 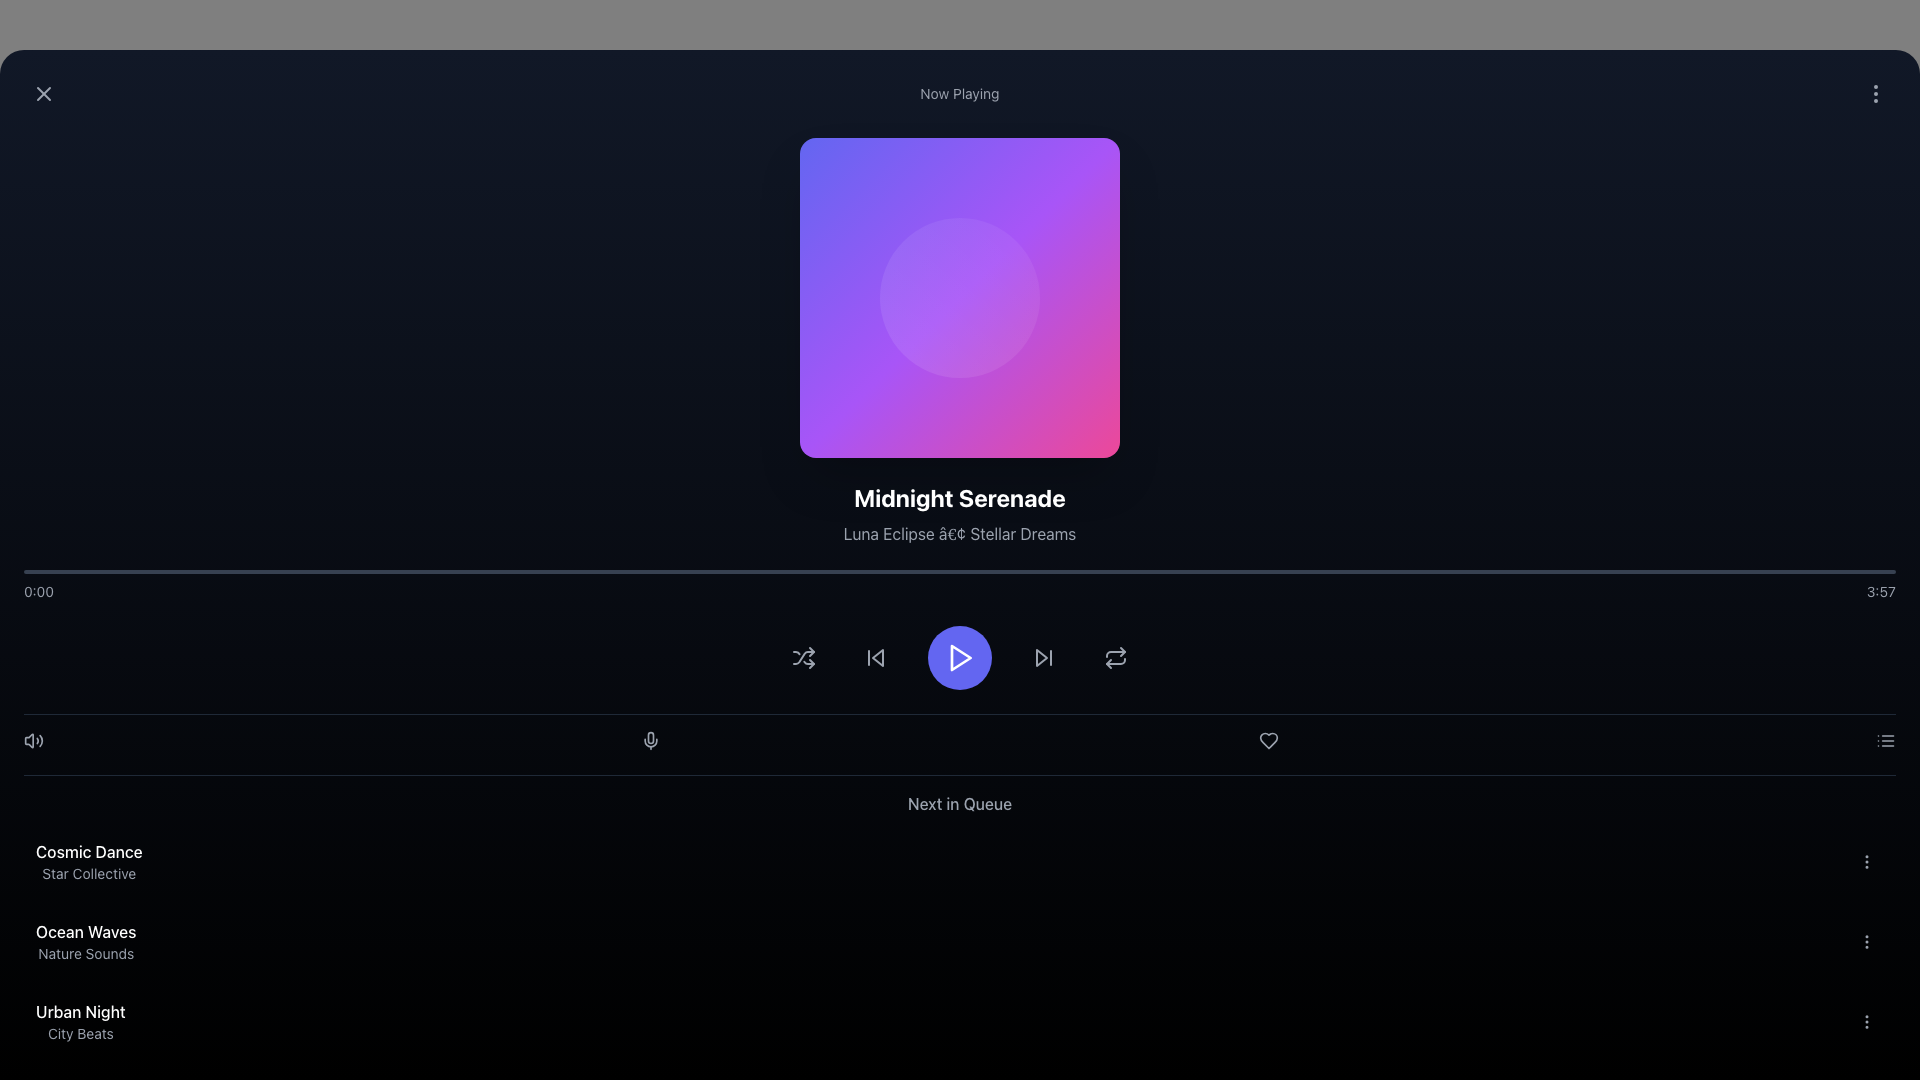 I want to click on the button with an icon located in the bottom-right corner of the interface, so click(x=1885, y=740).